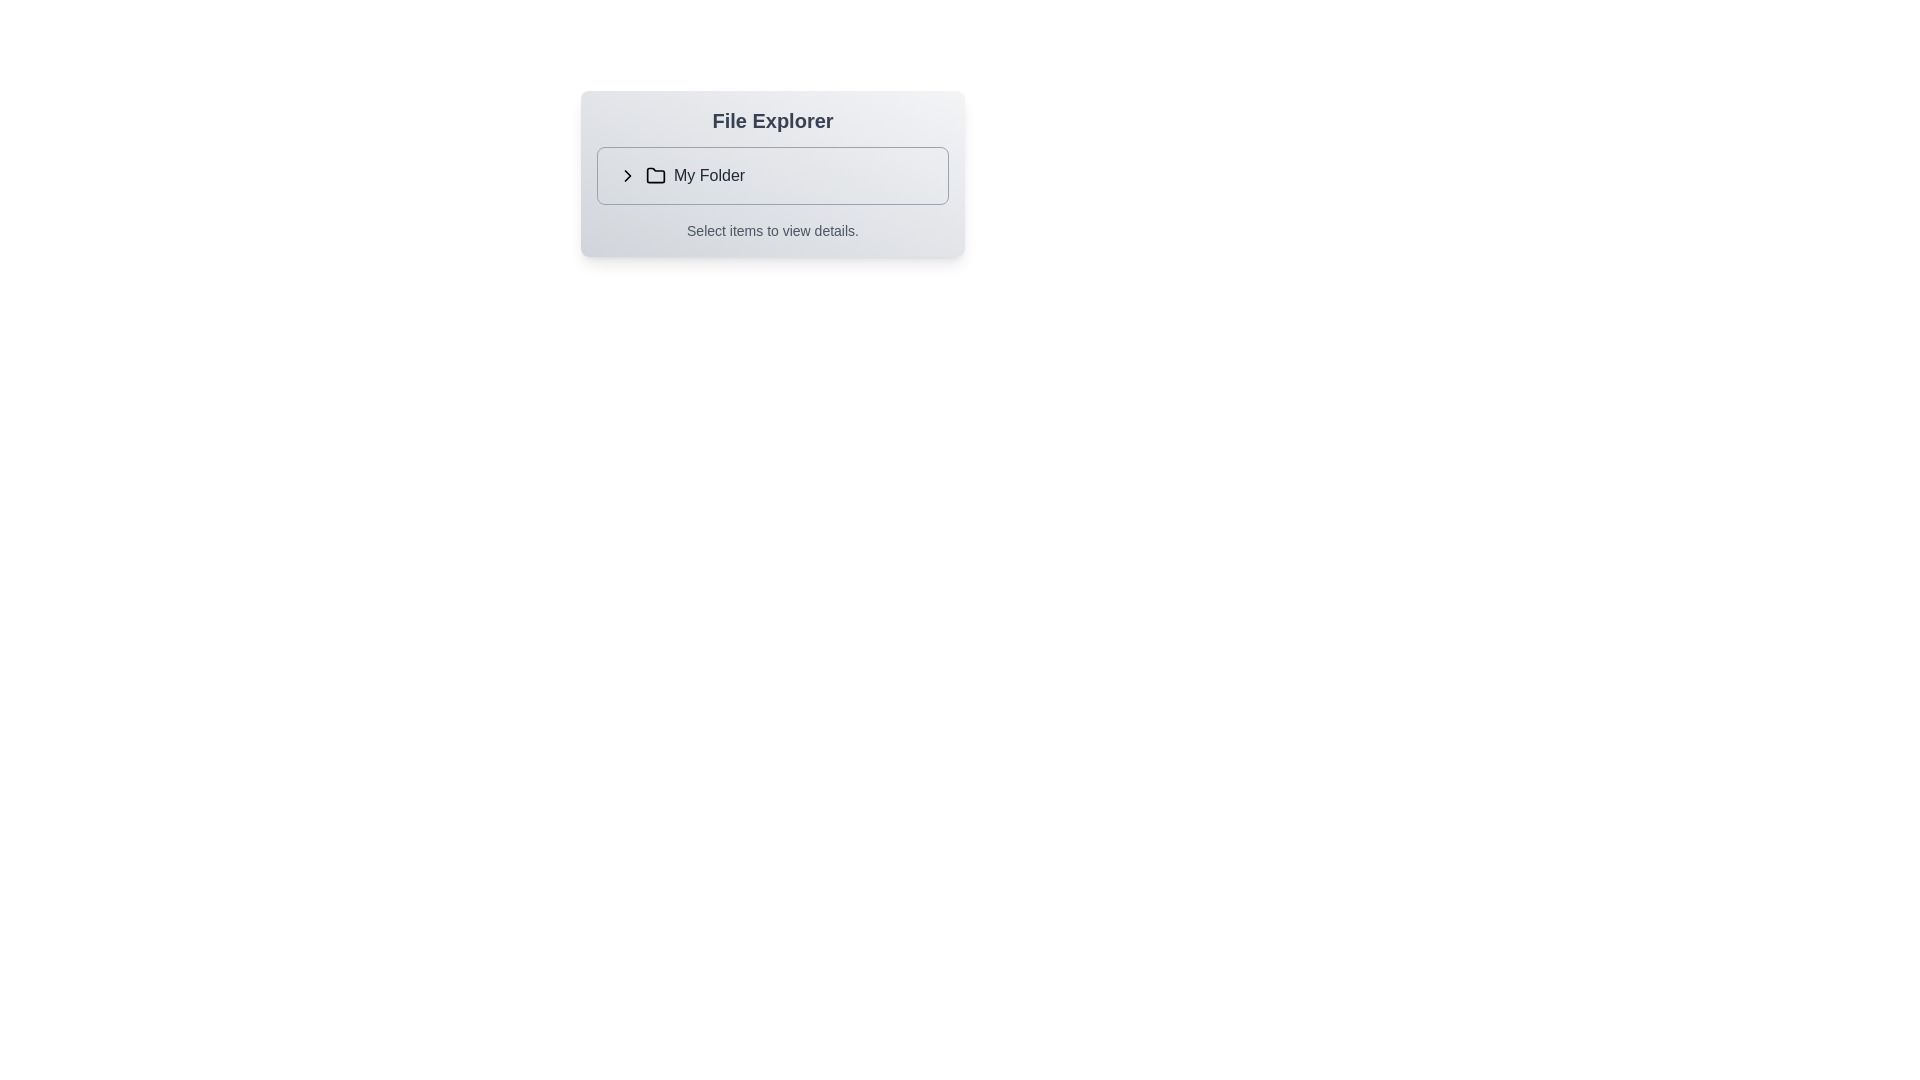 The image size is (1920, 1080). I want to click on the folder row to toggle its state, so click(771, 175).